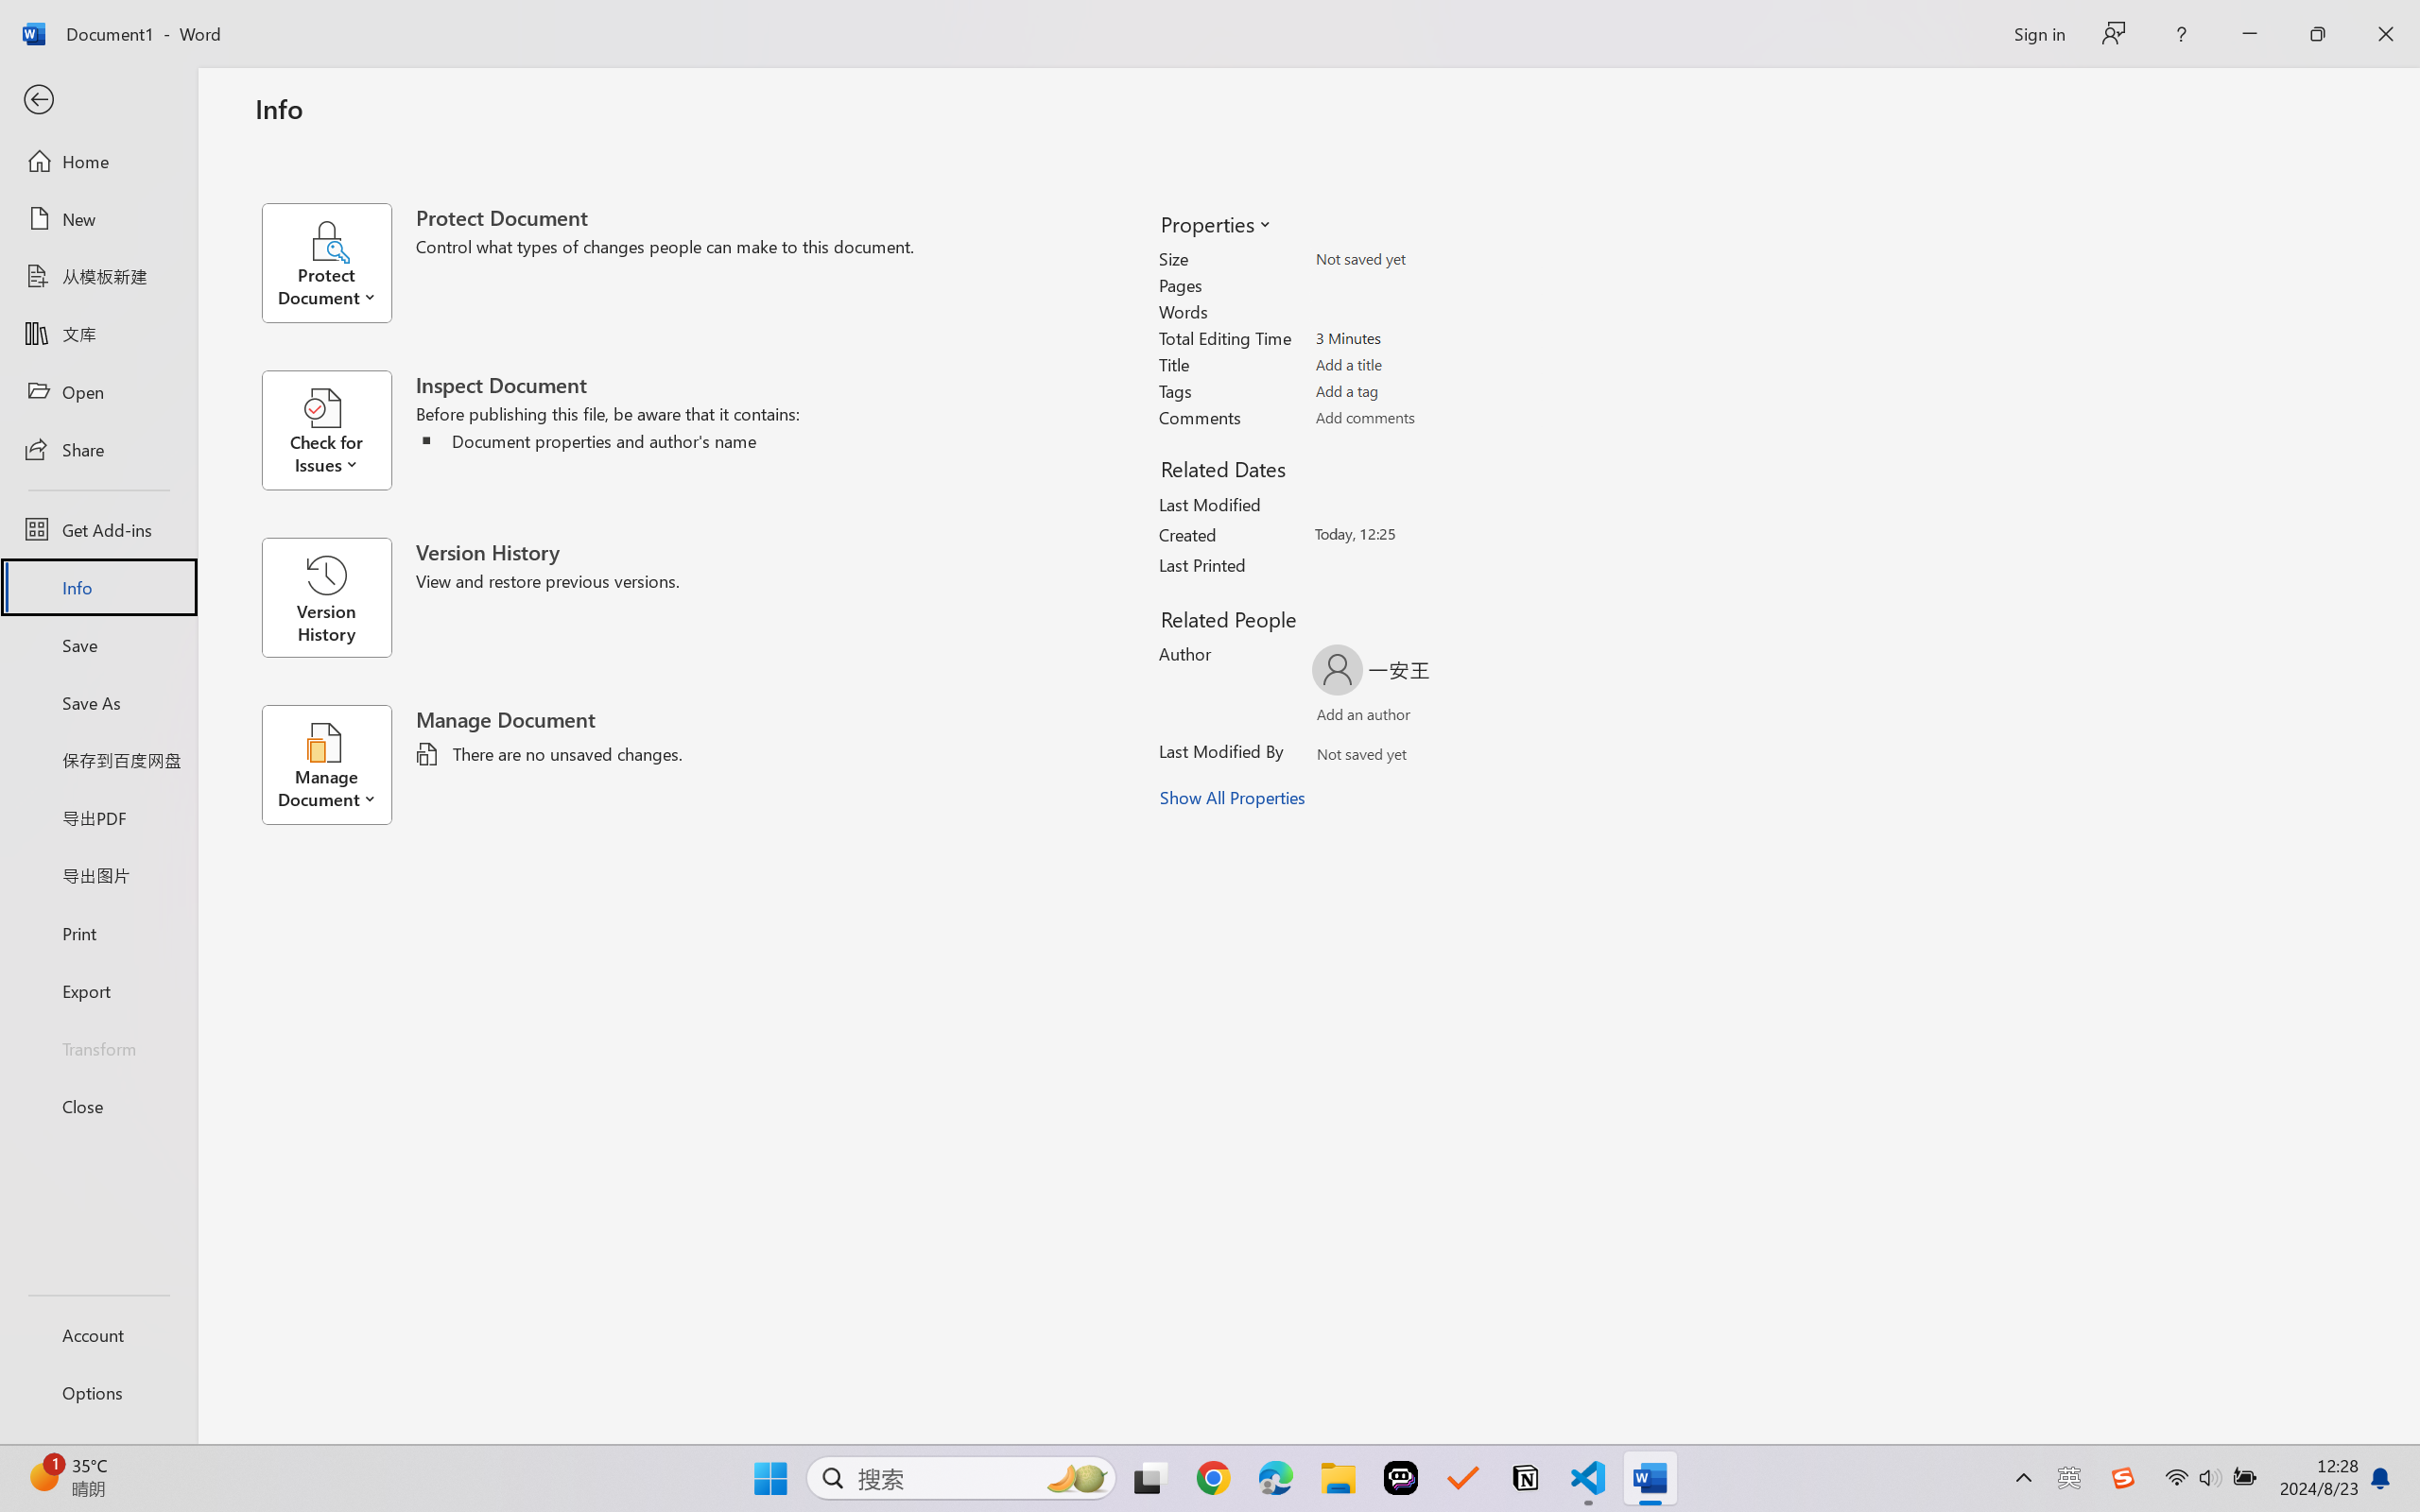 Image resolution: width=2420 pixels, height=1512 pixels. I want to click on 'Add an author', so click(1344, 718).